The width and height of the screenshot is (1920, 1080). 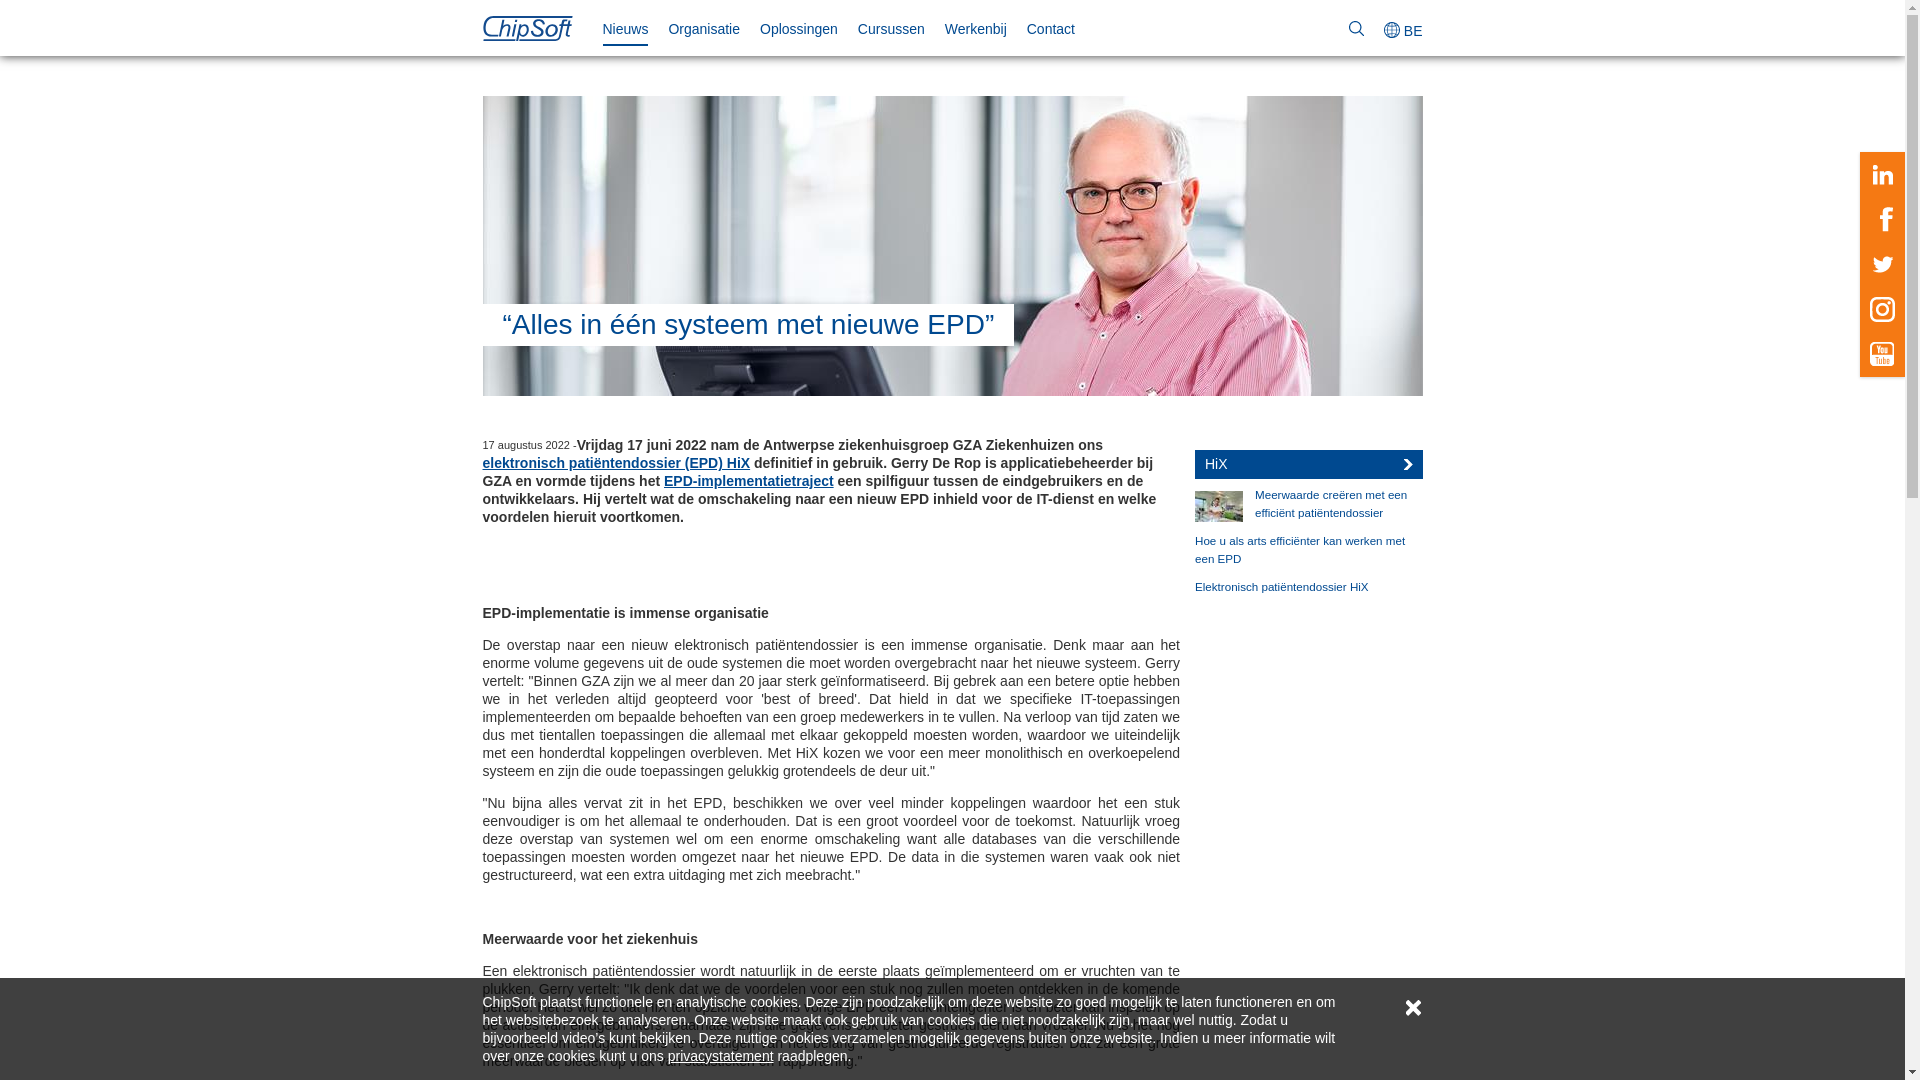 What do you see at coordinates (890, 29) in the screenshot?
I see `'Cursussen'` at bounding box center [890, 29].